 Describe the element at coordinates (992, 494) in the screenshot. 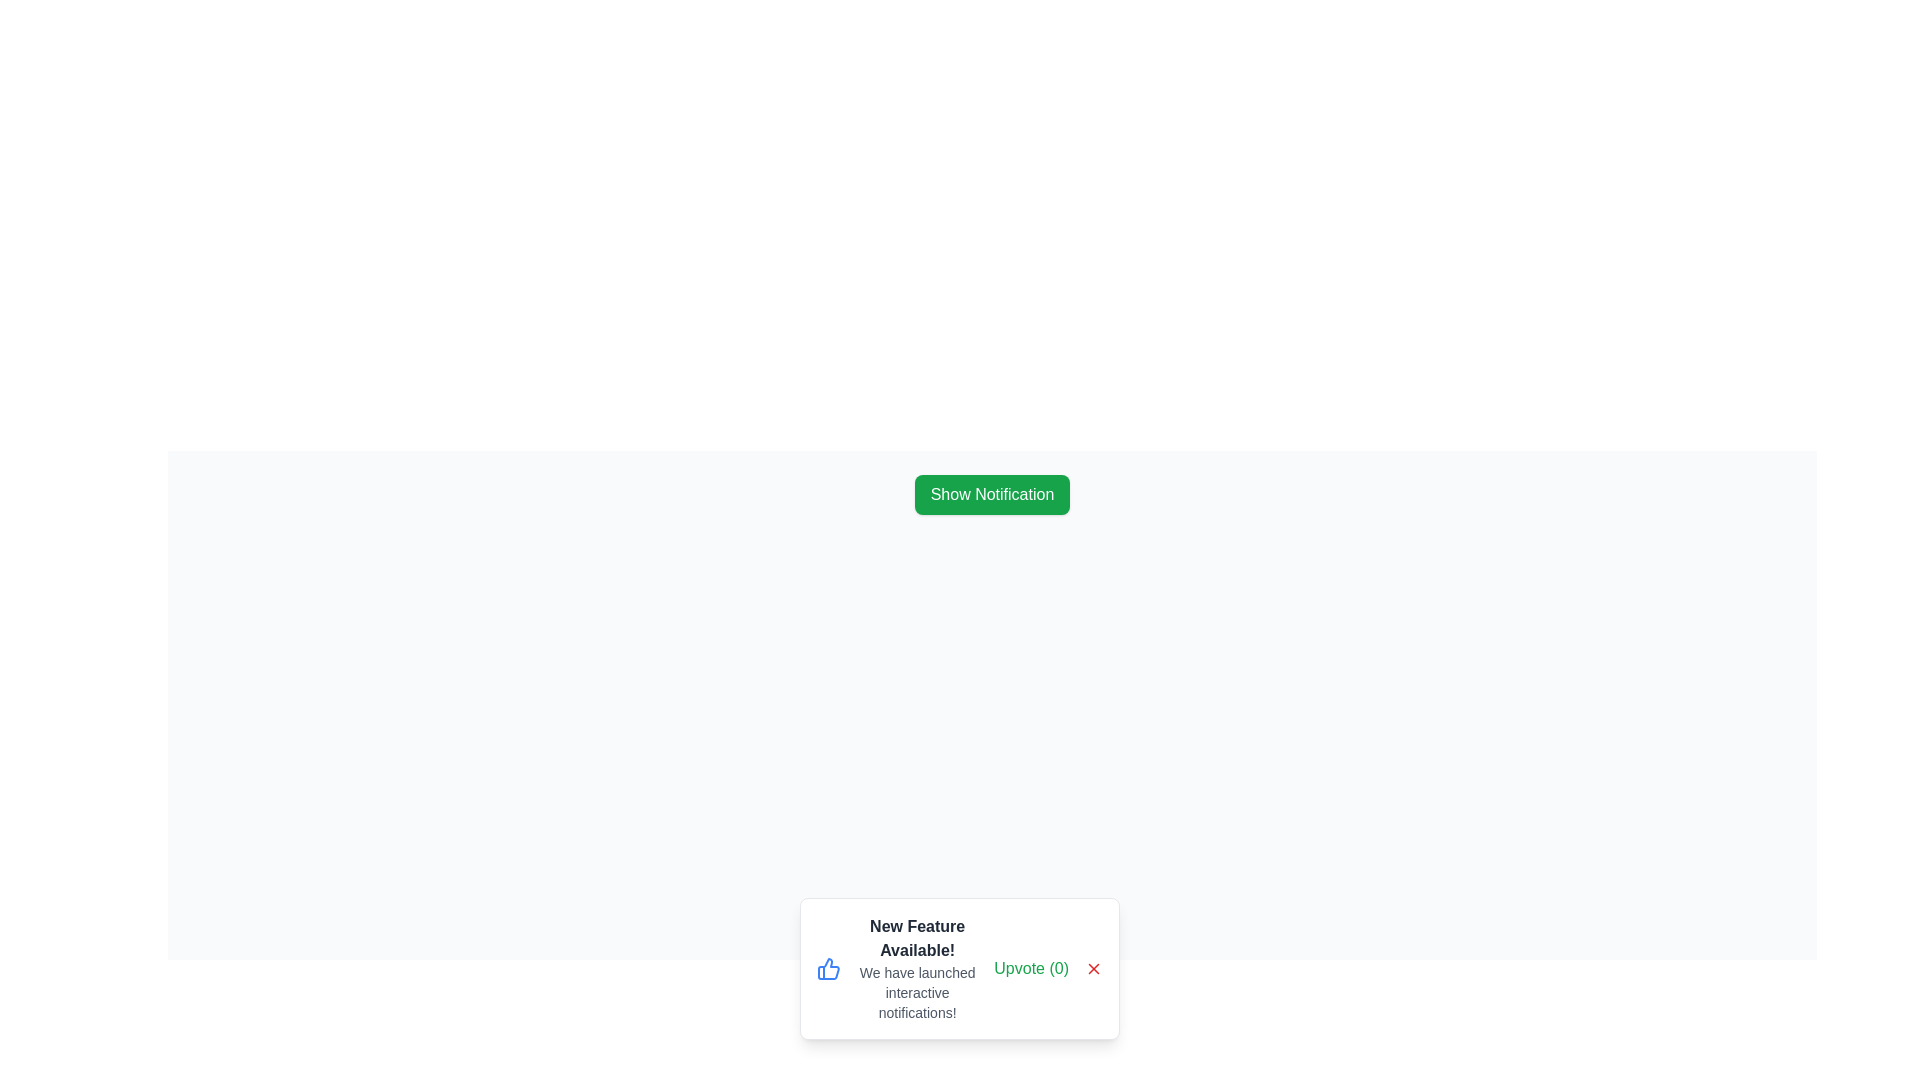

I see `the 'Show Notification' button to display the notification` at that location.